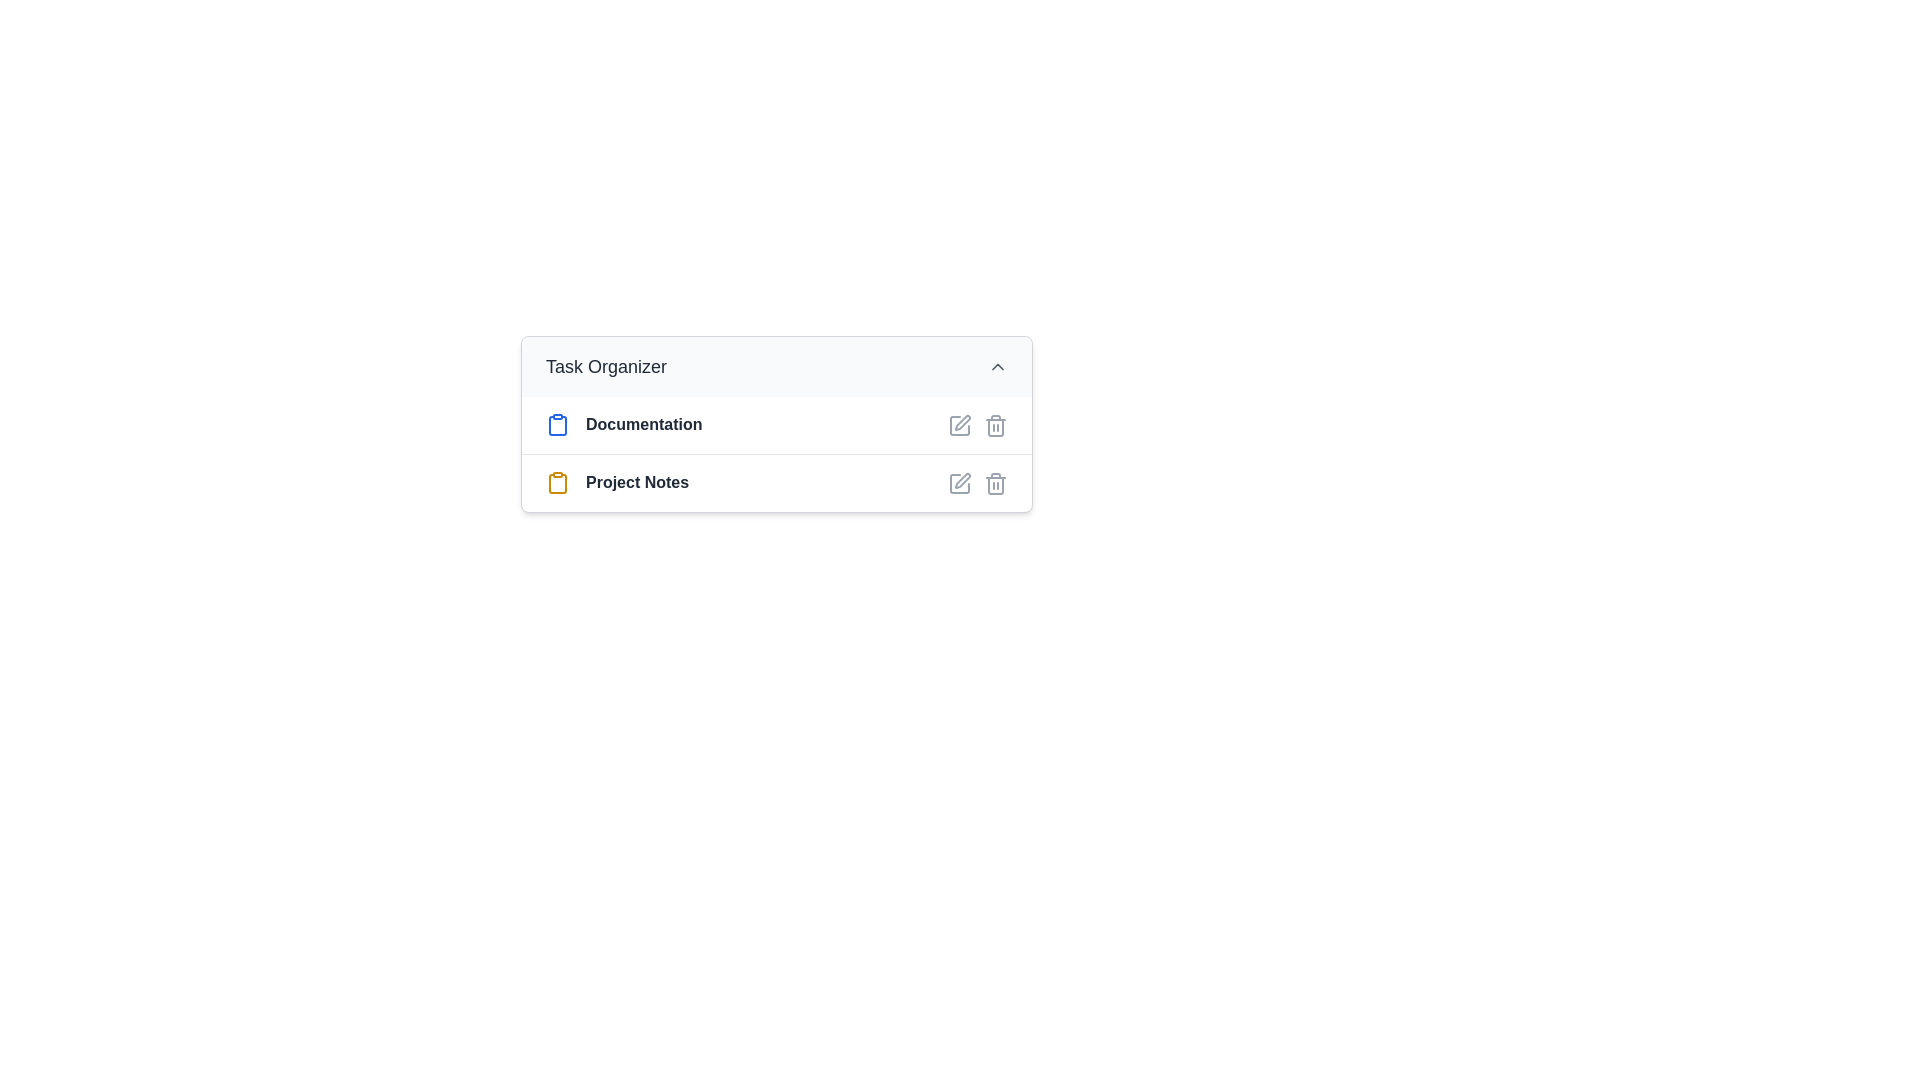  What do you see at coordinates (960, 482) in the screenshot?
I see `the small square pen icon with a modern thin-line vector design style, rendered in light gray and changing to blue on hover, located next to the 'Project Notes' text in the task organizer table` at bounding box center [960, 482].